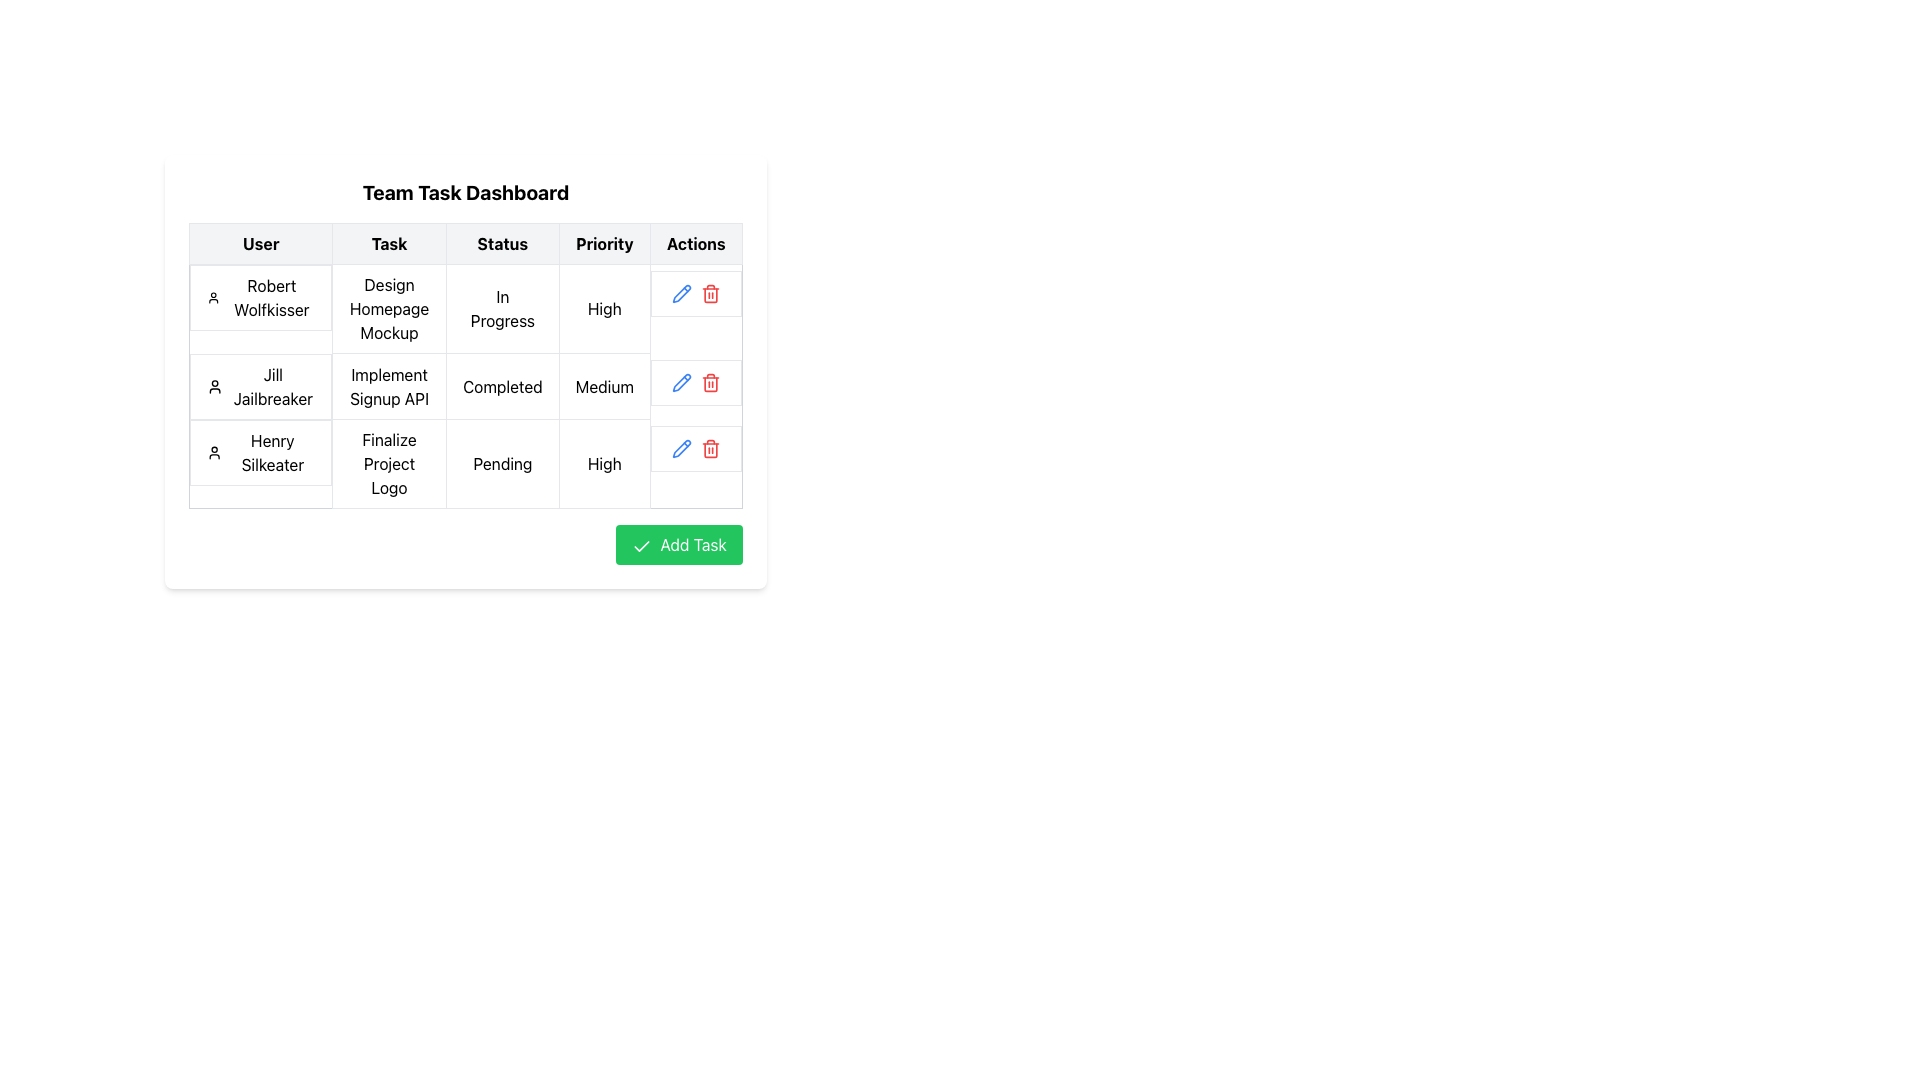 The width and height of the screenshot is (1920, 1080). I want to click on the delete icon in the Actions column of the first row of the dashboard table, which is to the right of the Priority column displaying 'High', so click(696, 293).